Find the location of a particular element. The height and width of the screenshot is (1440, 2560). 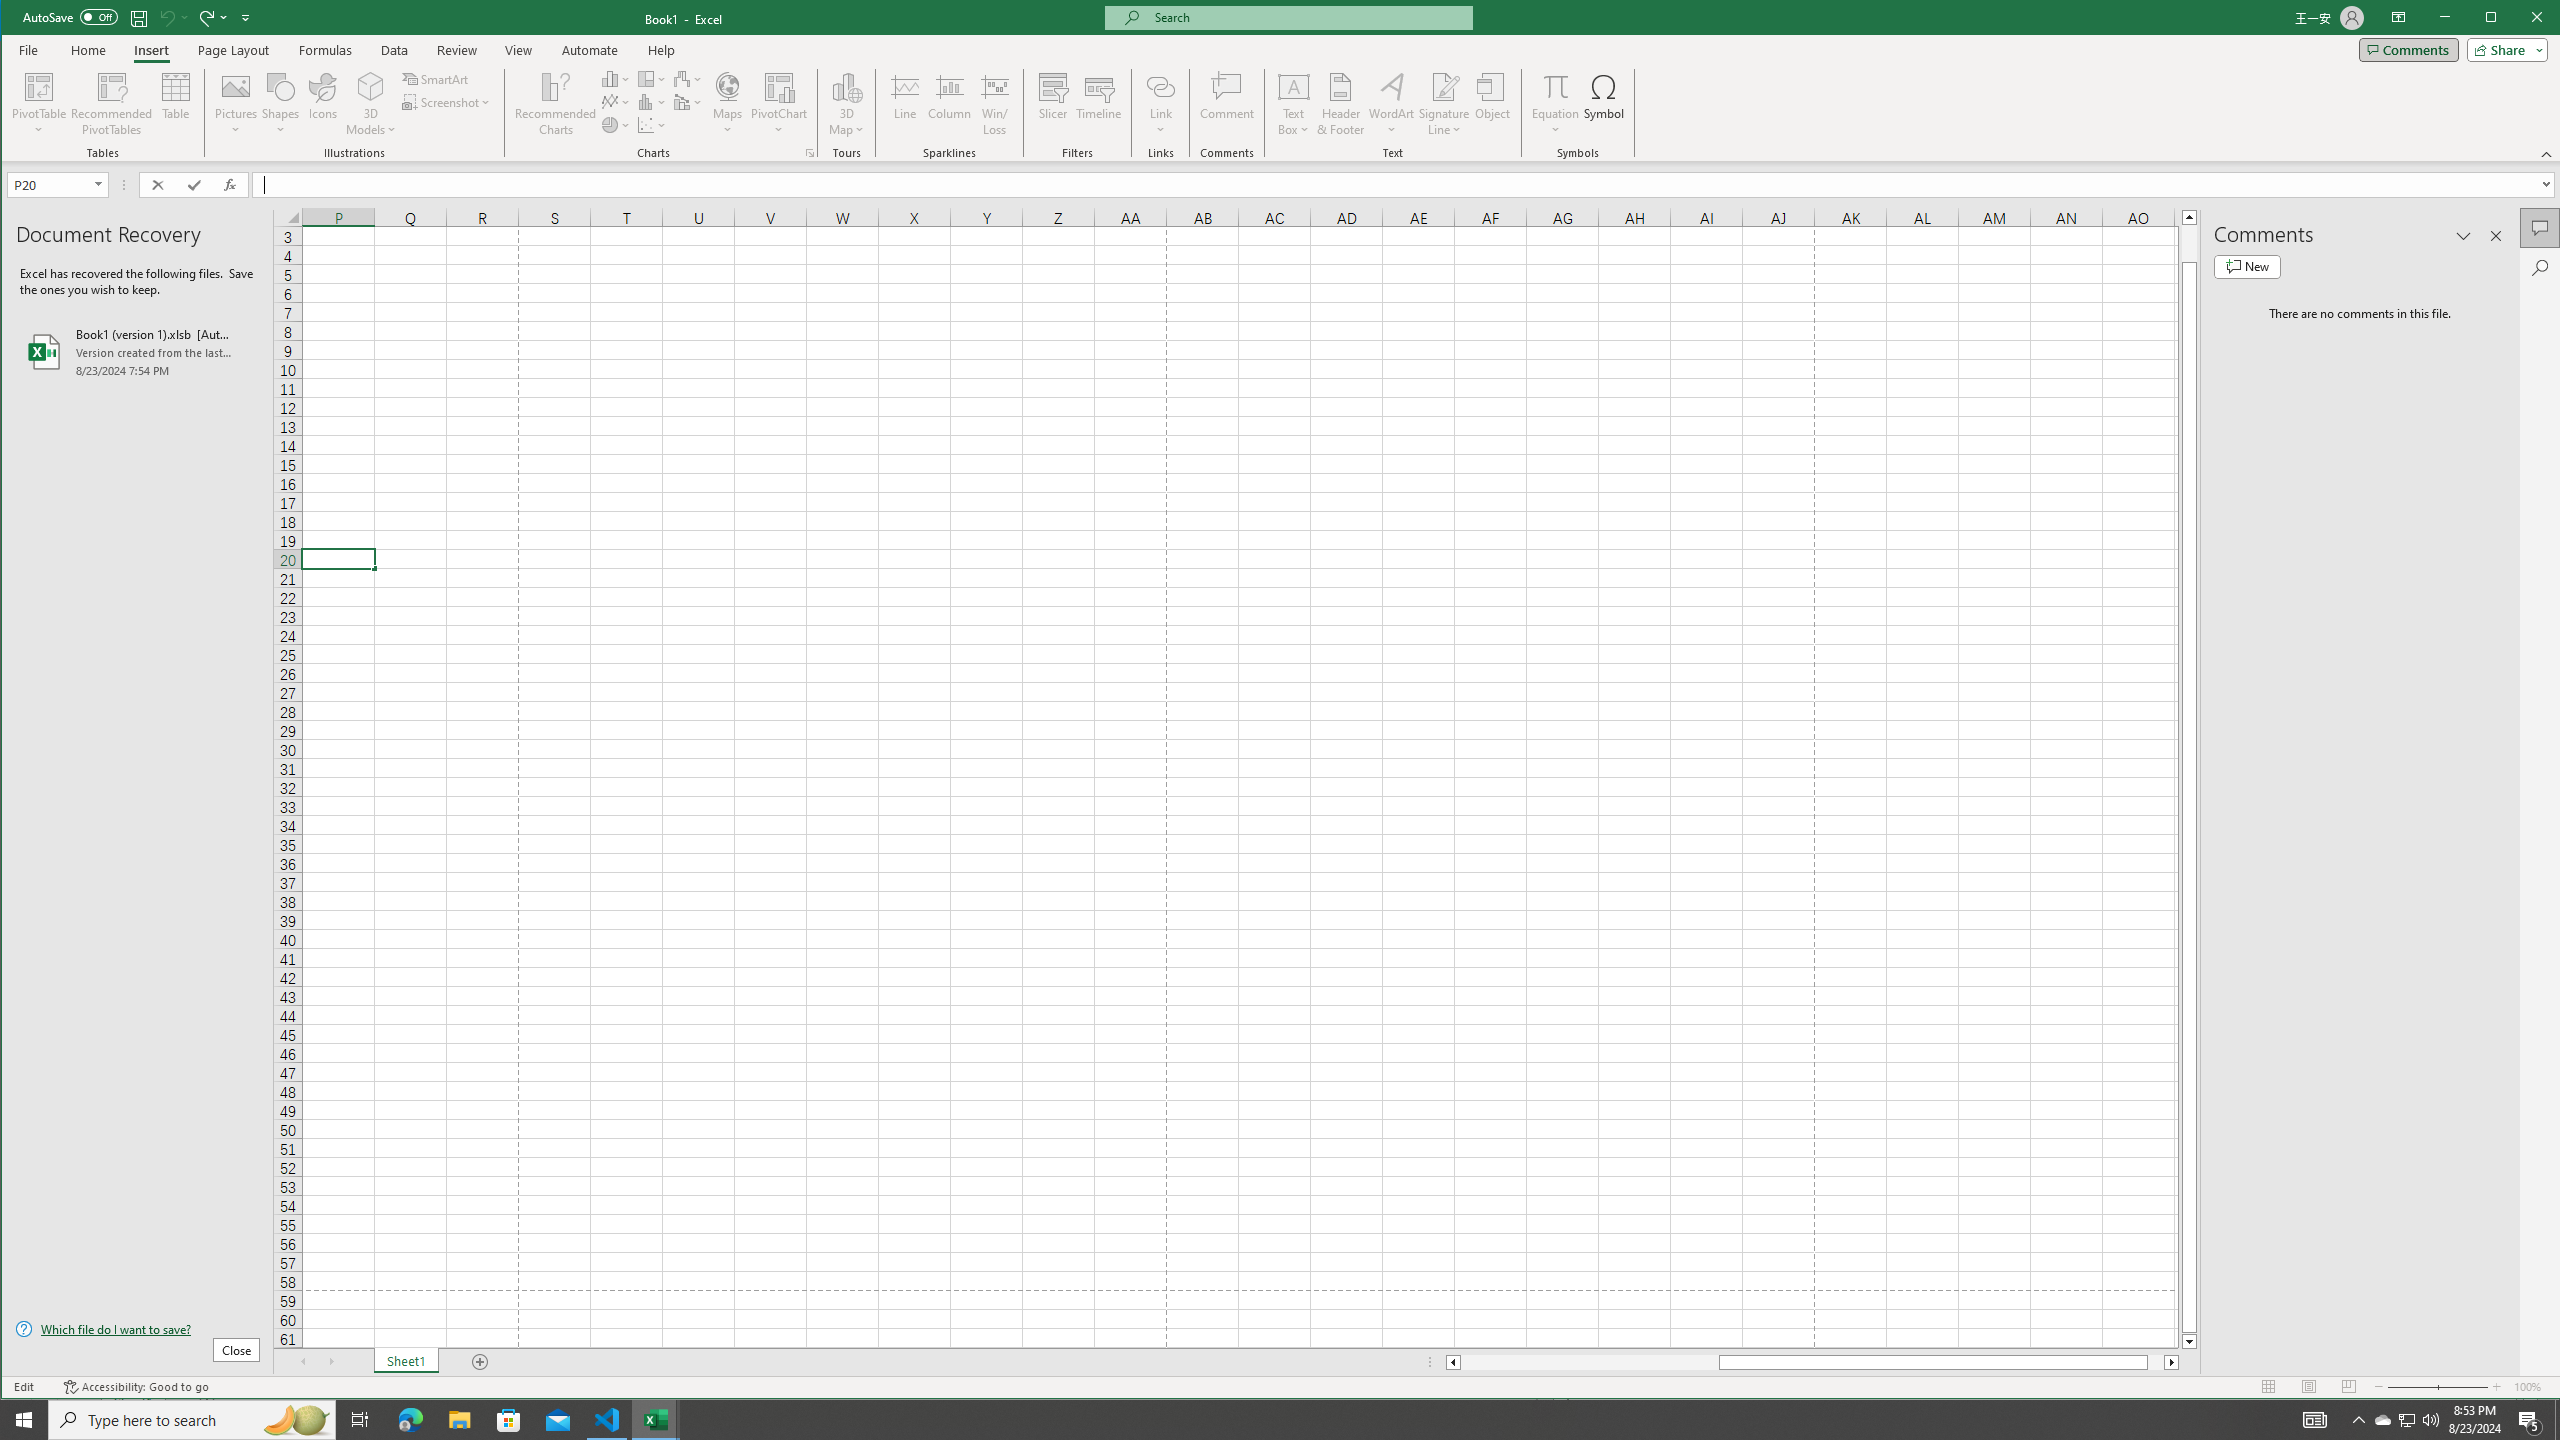

'Zoom In' is located at coordinates (2496, 1386).